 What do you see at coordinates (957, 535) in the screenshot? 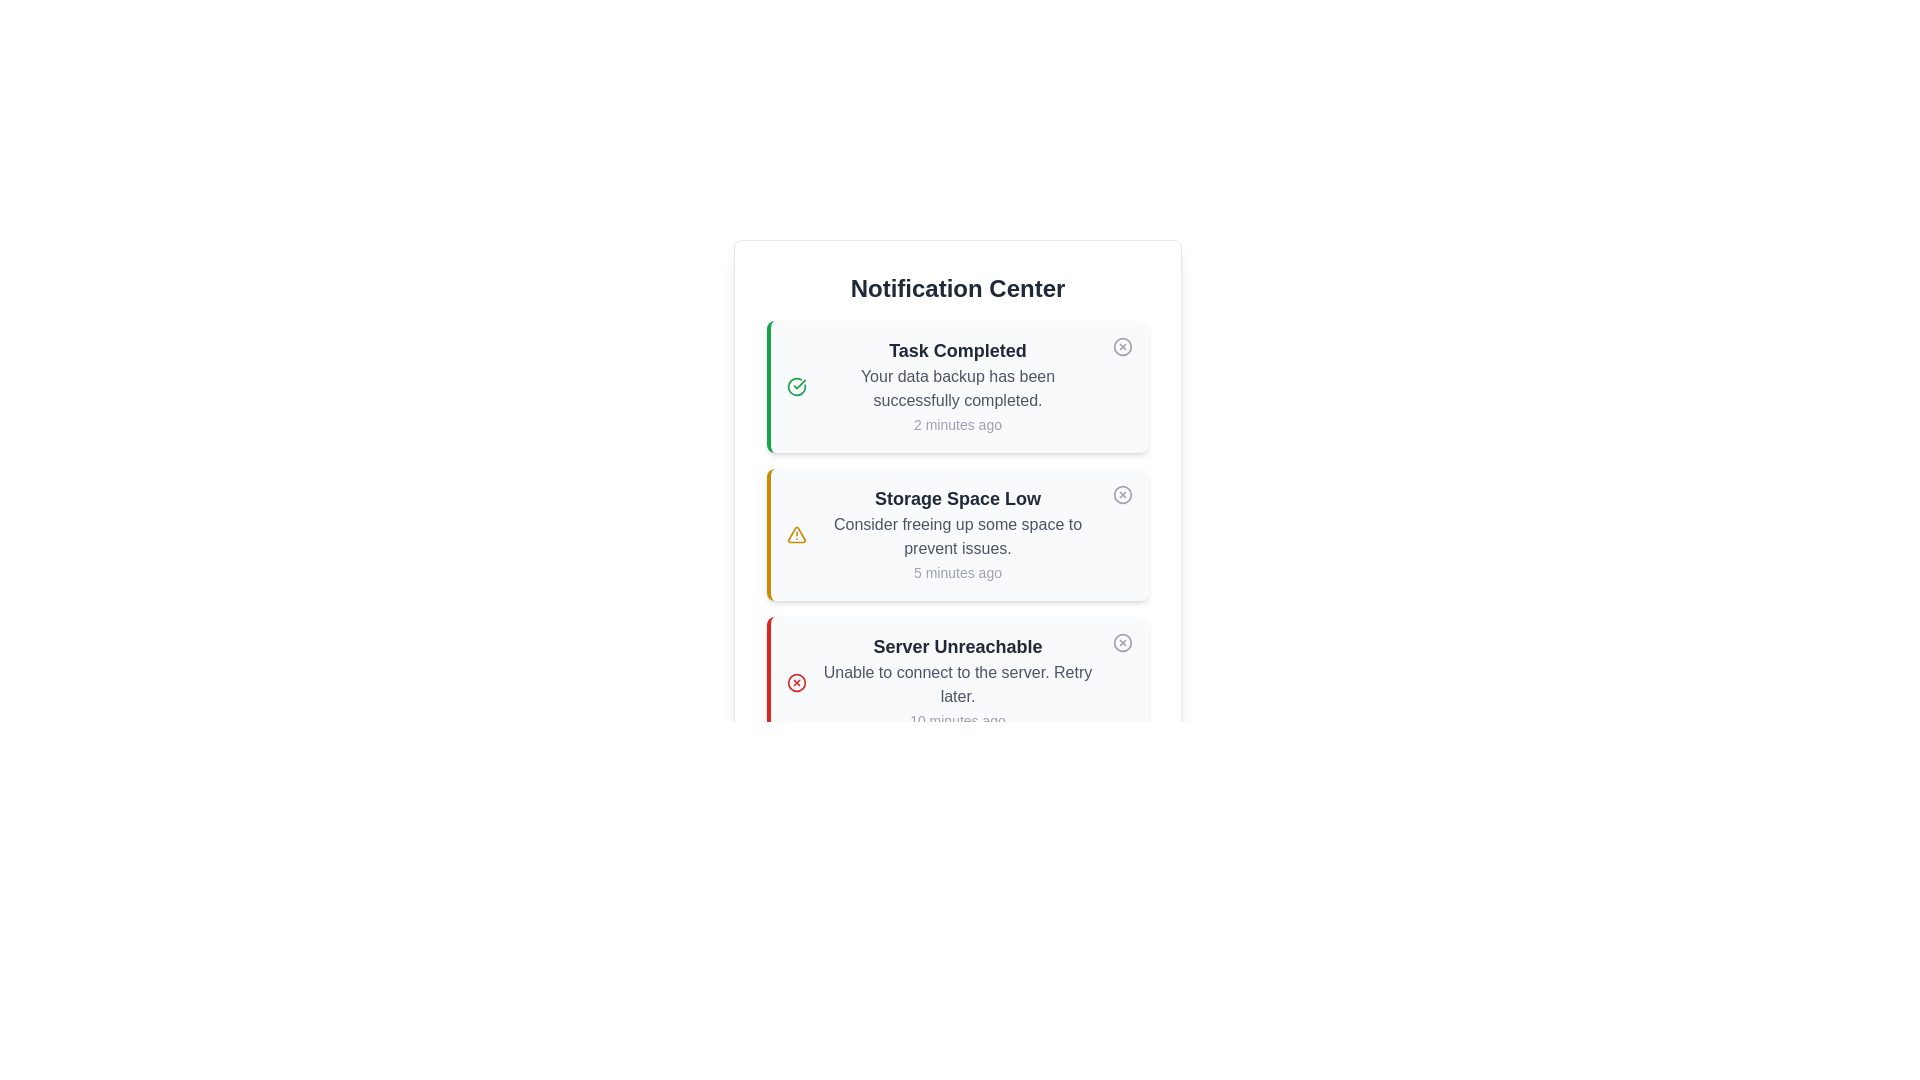
I see `the descriptive text related to low storage space in the second notification card of the Notification Center` at bounding box center [957, 535].